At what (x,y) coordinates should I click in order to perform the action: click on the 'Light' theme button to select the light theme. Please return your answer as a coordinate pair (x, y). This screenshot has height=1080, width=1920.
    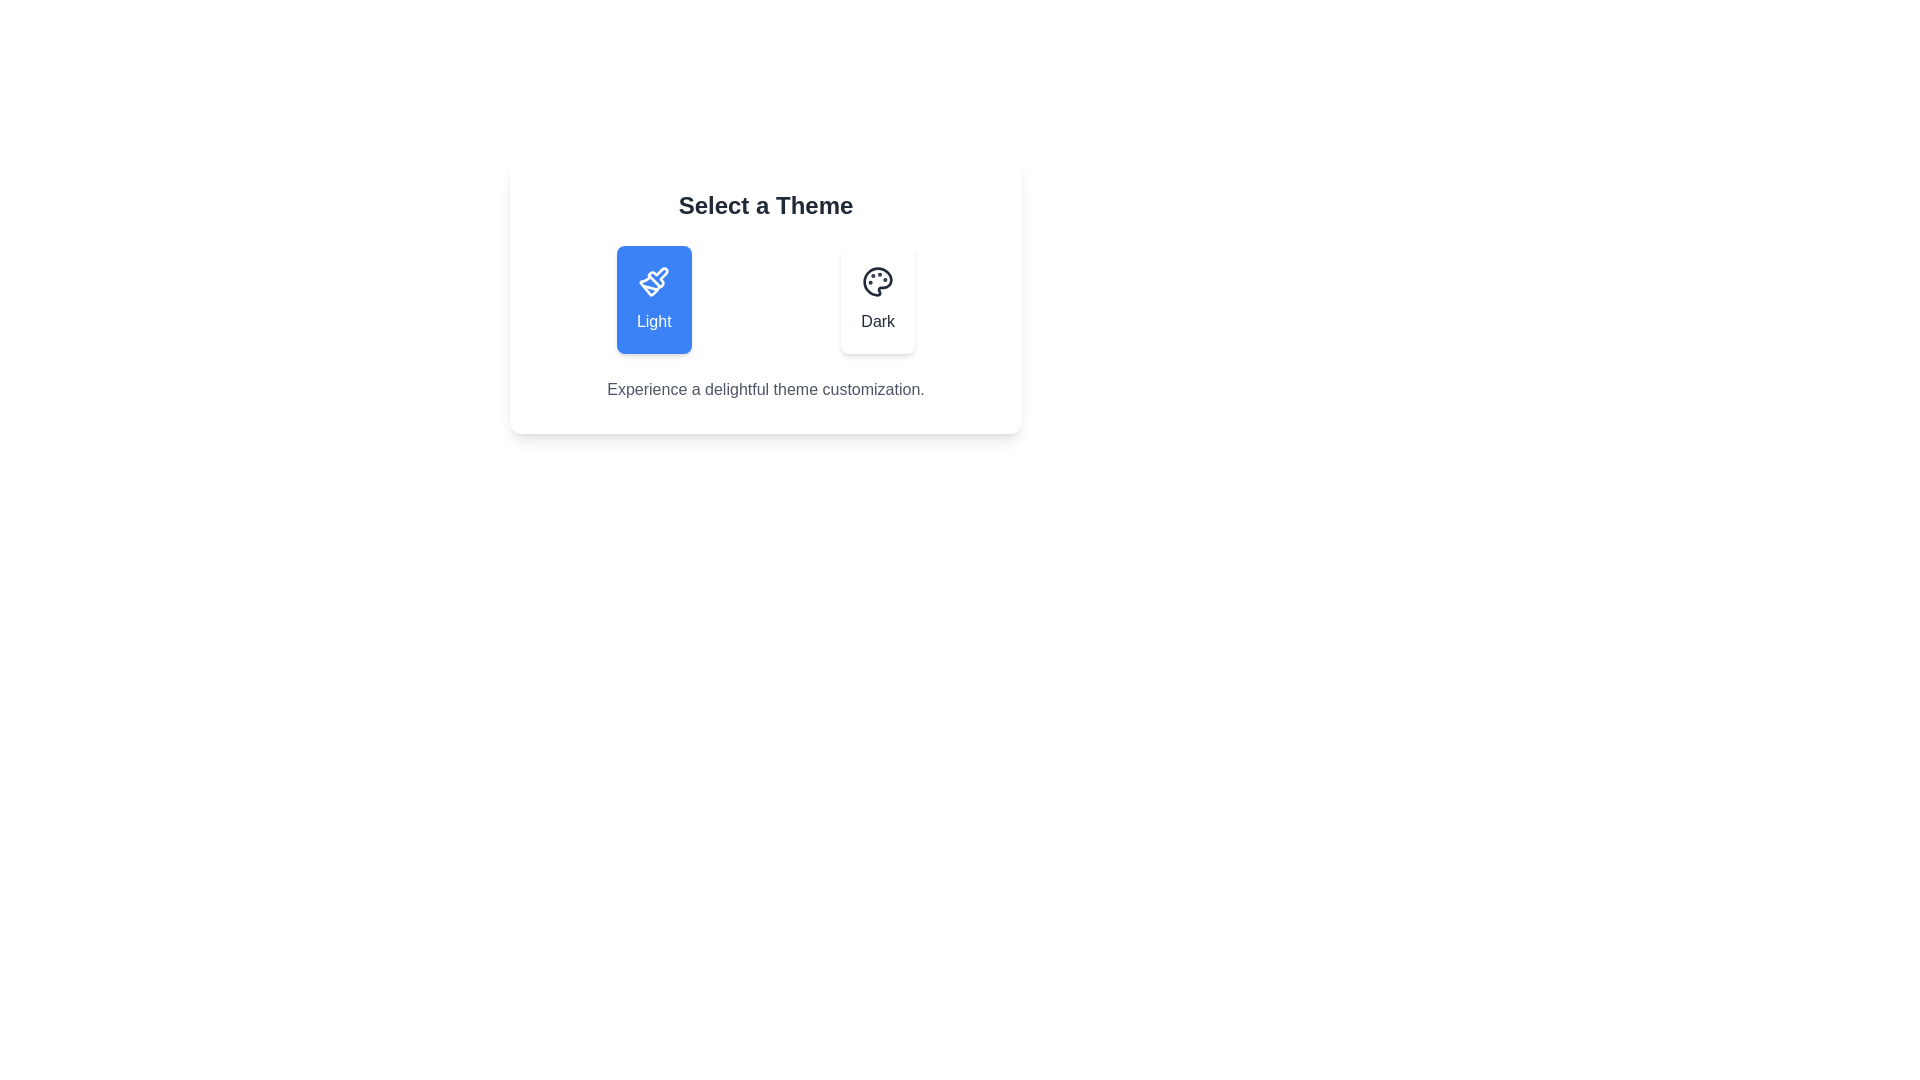
    Looking at the image, I should click on (653, 300).